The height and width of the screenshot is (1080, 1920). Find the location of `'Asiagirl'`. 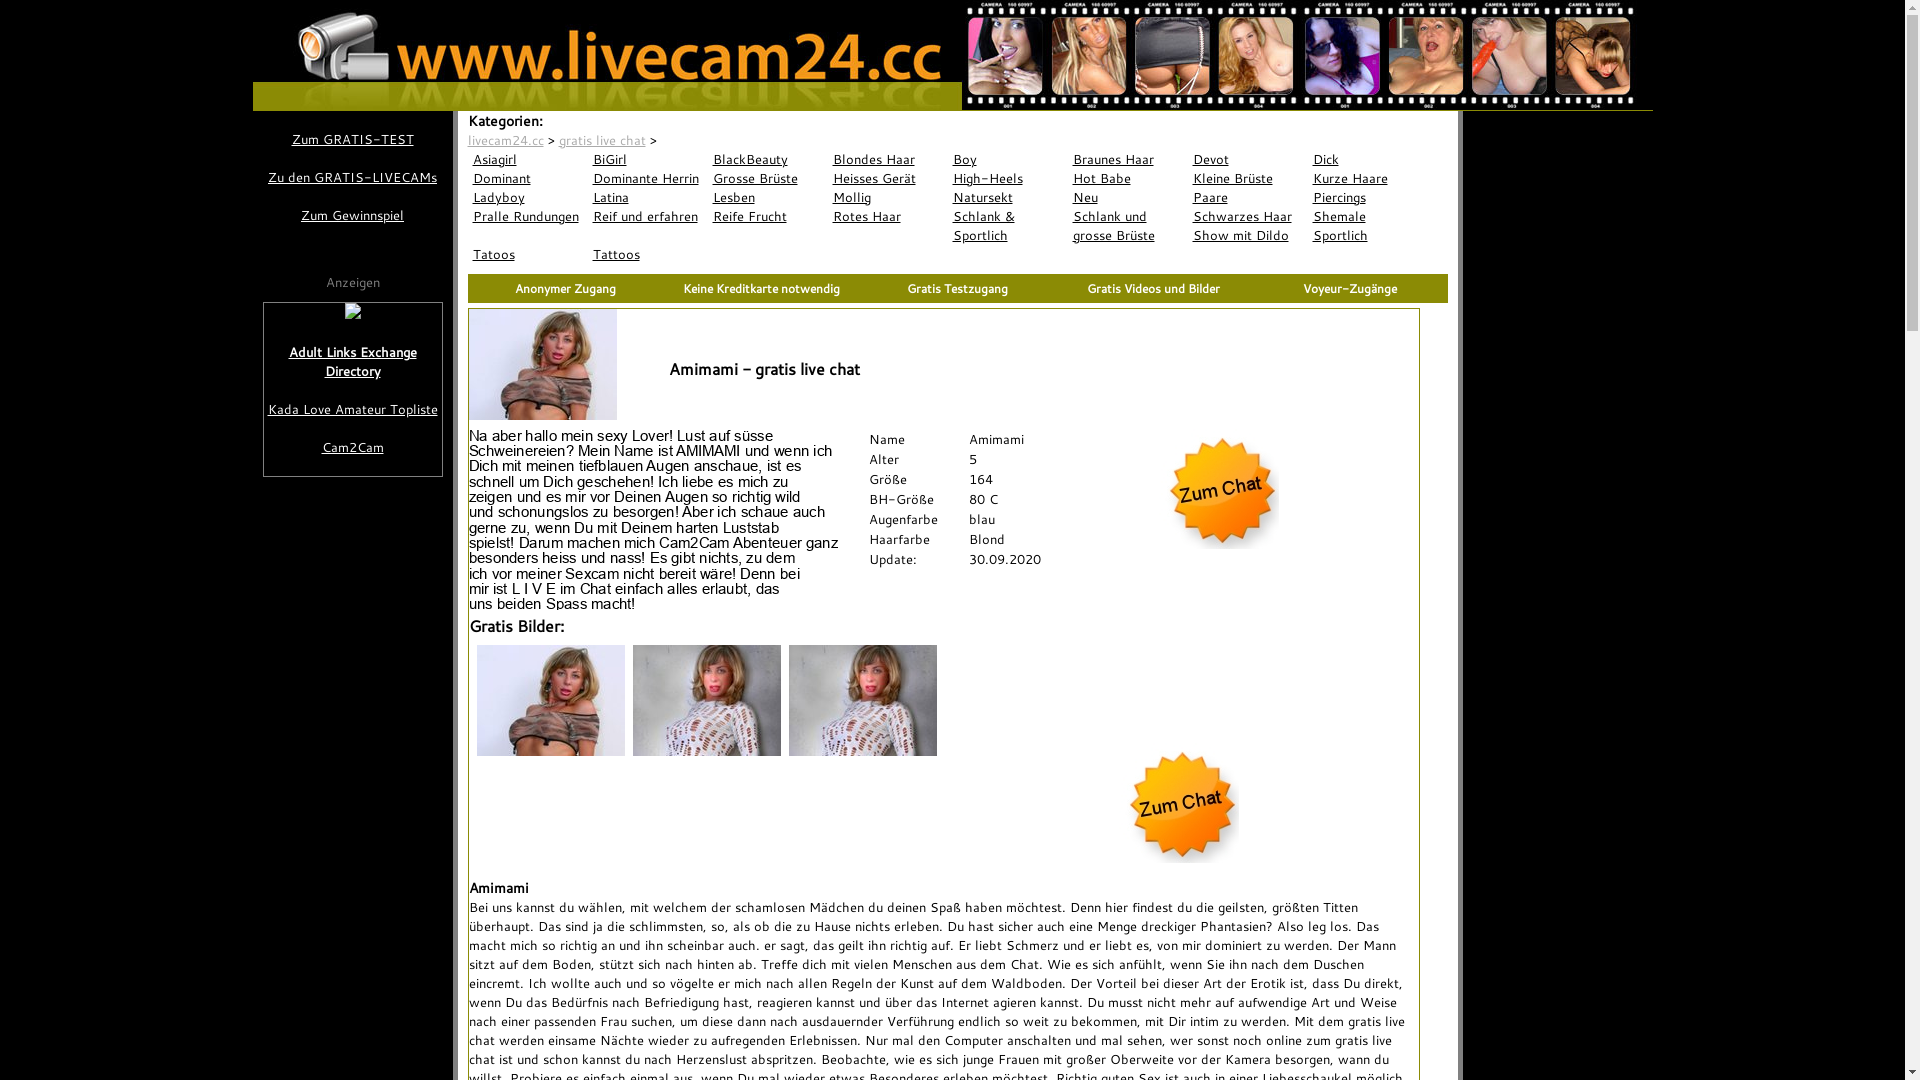

'Asiagirl' is located at coordinates (528, 158).